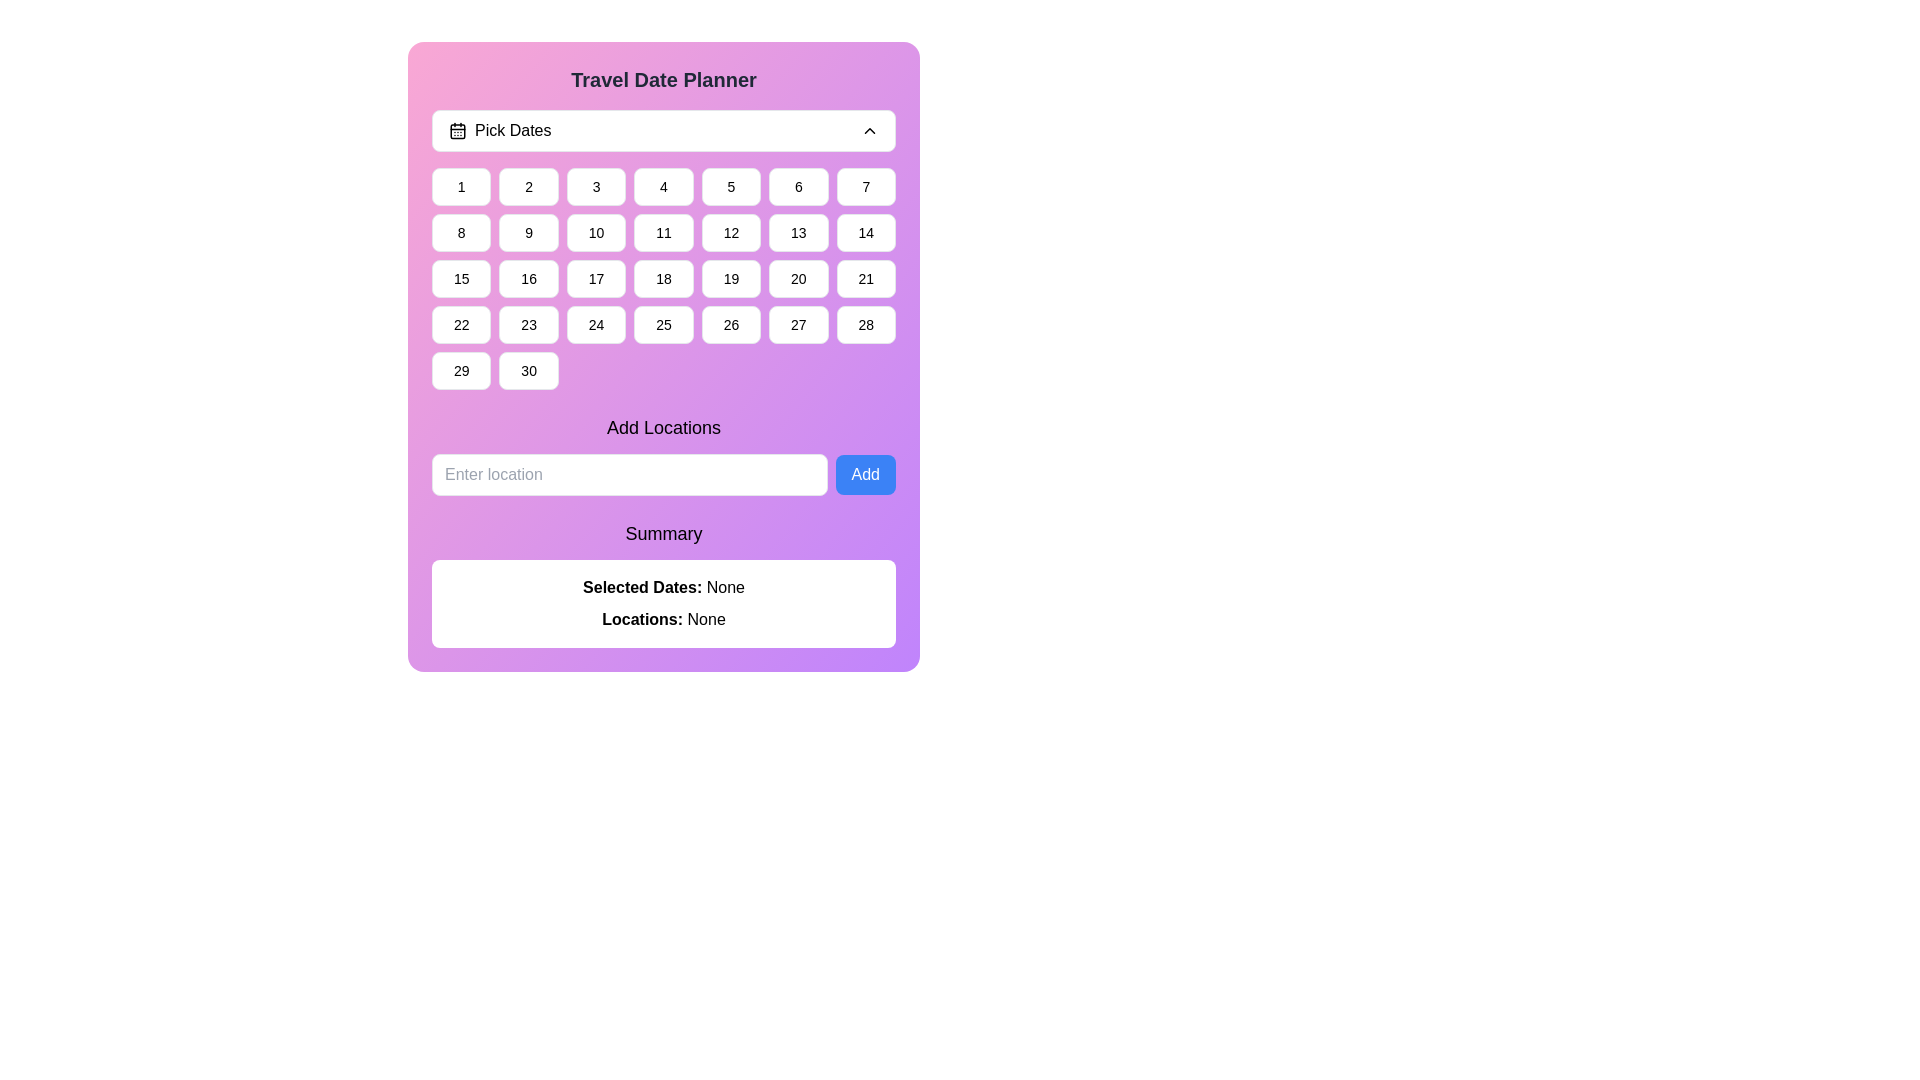 The width and height of the screenshot is (1920, 1080). Describe the element at coordinates (663, 79) in the screenshot. I see `heading text 'Travel Date Planner' which is a bold, centered text at the top of the application, styled with a large font size and gray color` at that location.